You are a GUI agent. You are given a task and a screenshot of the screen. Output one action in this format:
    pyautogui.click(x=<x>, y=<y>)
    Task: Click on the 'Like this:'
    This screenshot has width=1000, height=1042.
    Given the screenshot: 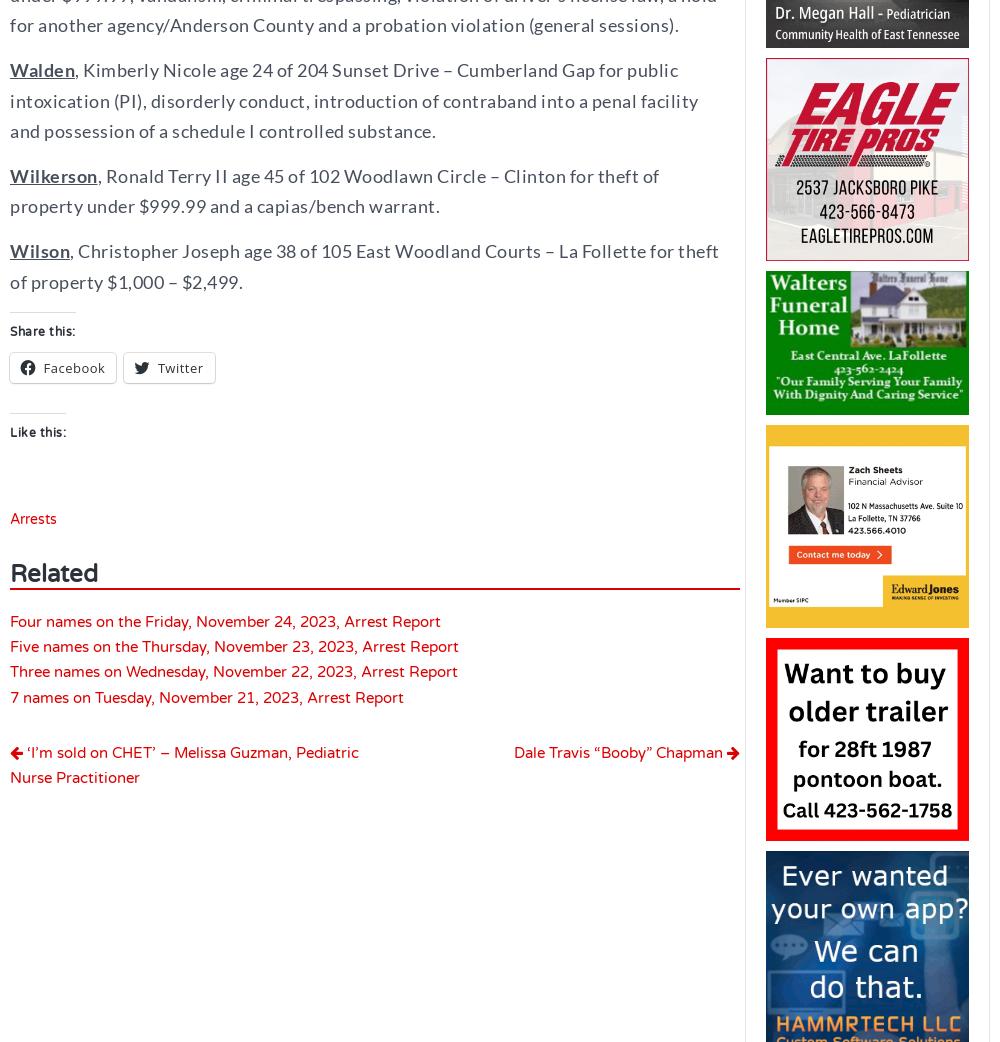 What is the action you would take?
    pyautogui.click(x=10, y=431)
    